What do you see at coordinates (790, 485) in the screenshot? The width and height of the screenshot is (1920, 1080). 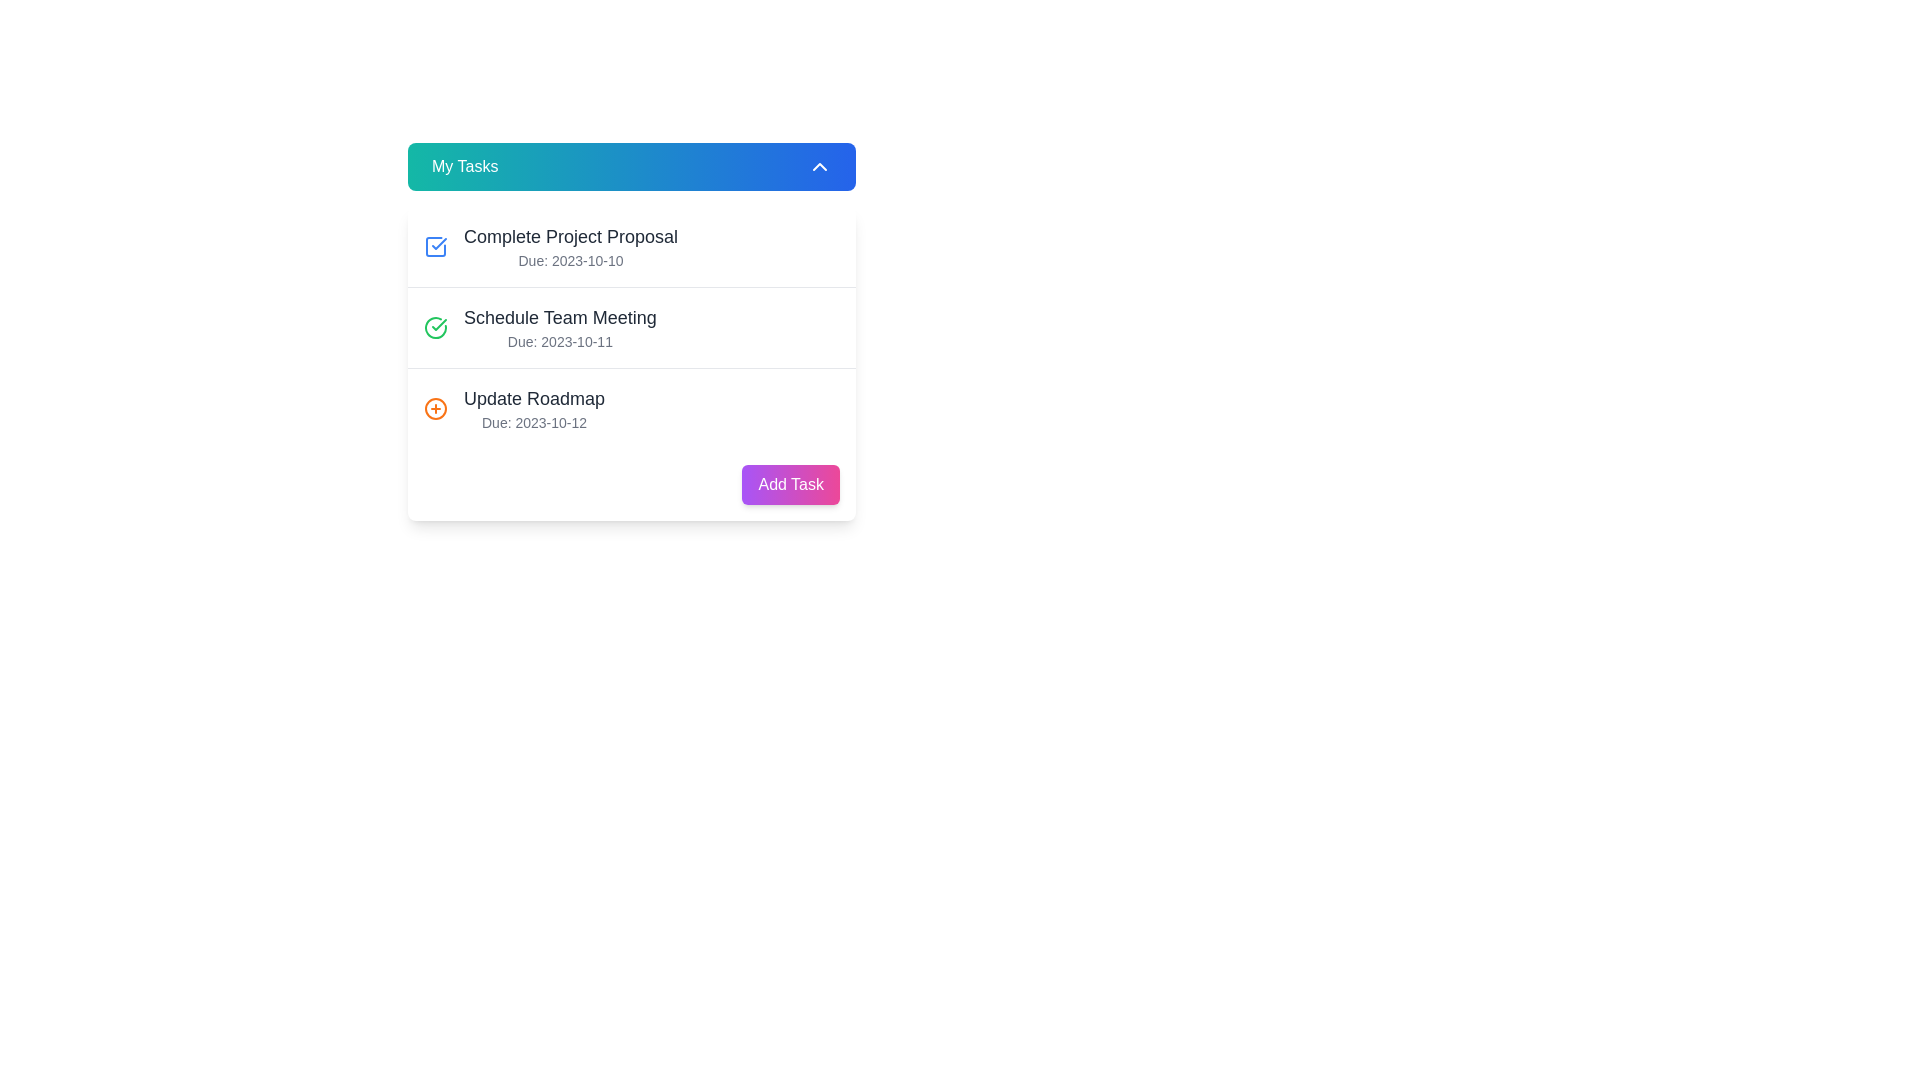 I see `the button located at the bottom right of the task list section to observe a style change` at bounding box center [790, 485].